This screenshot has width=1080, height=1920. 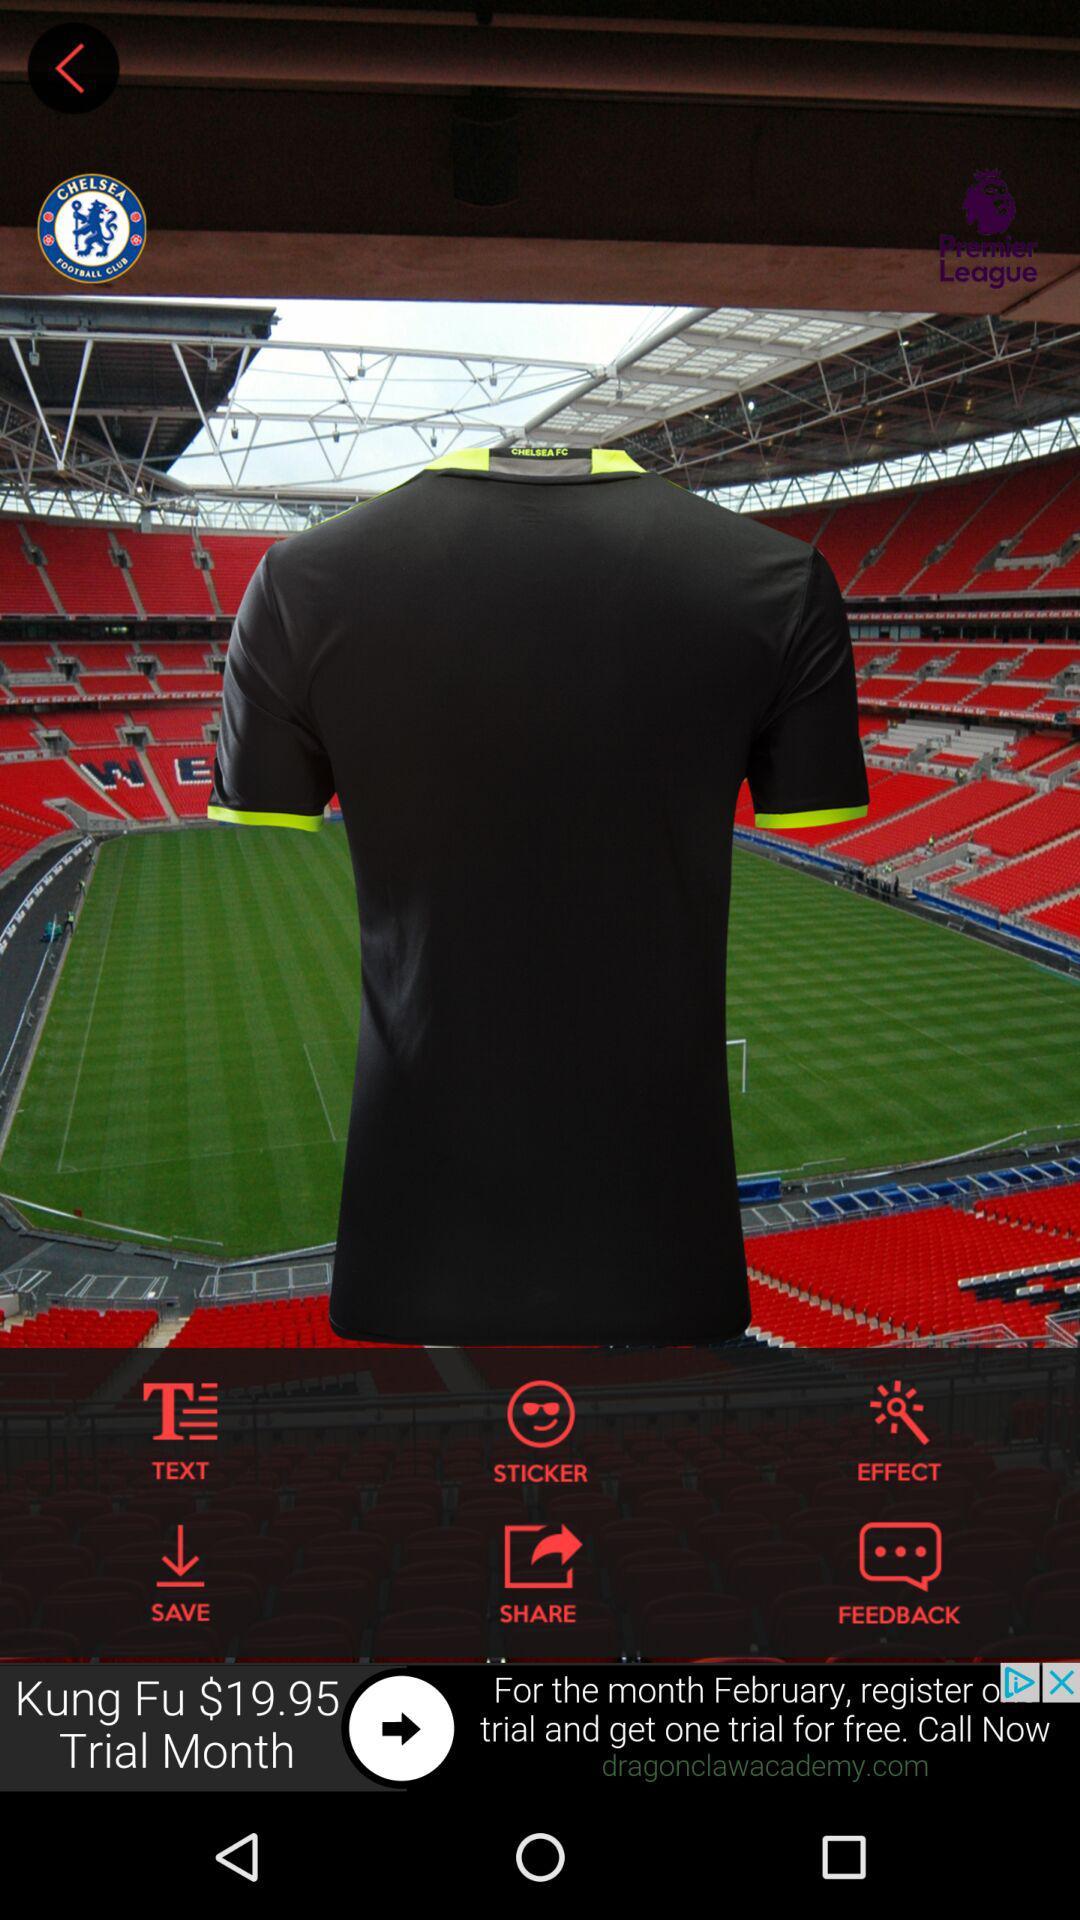 What do you see at coordinates (540, 1430) in the screenshot?
I see `sticker` at bounding box center [540, 1430].